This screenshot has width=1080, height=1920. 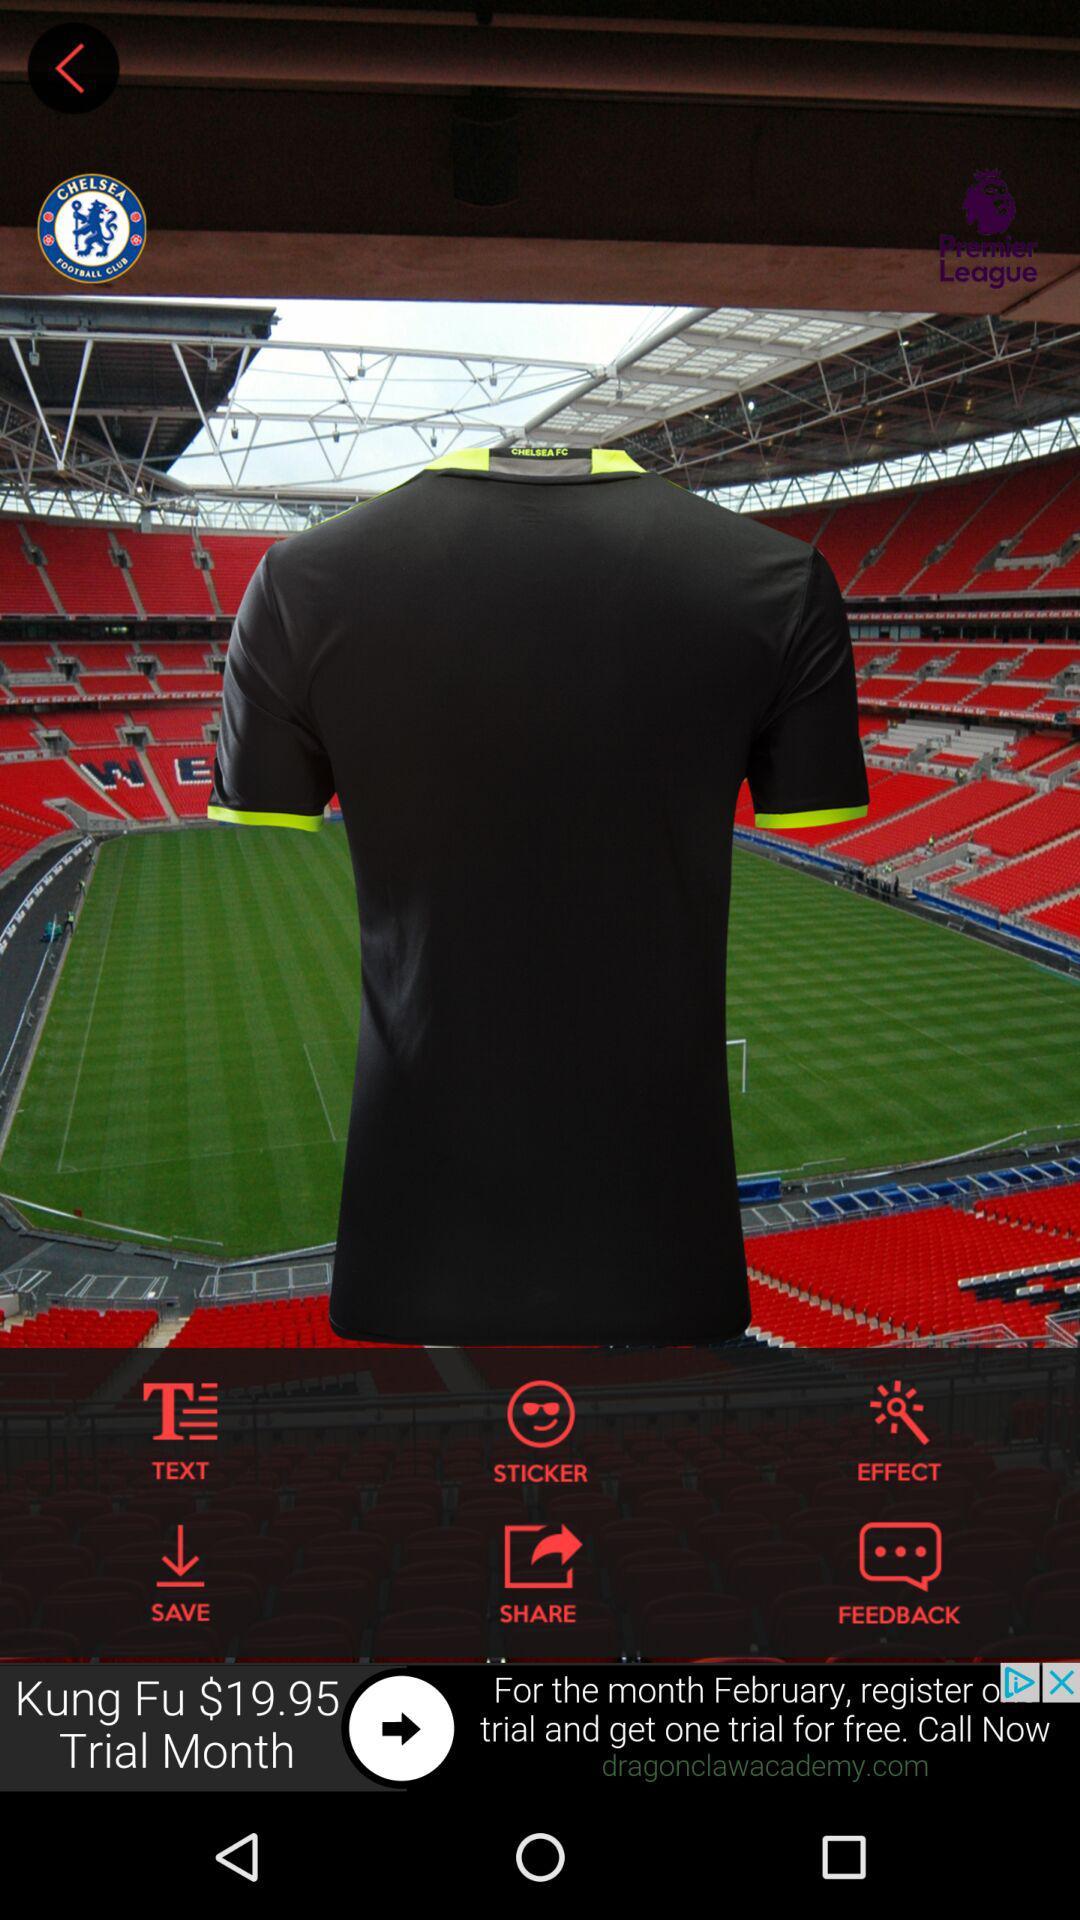 What do you see at coordinates (540, 1430) in the screenshot?
I see `sticker` at bounding box center [540, 1430].